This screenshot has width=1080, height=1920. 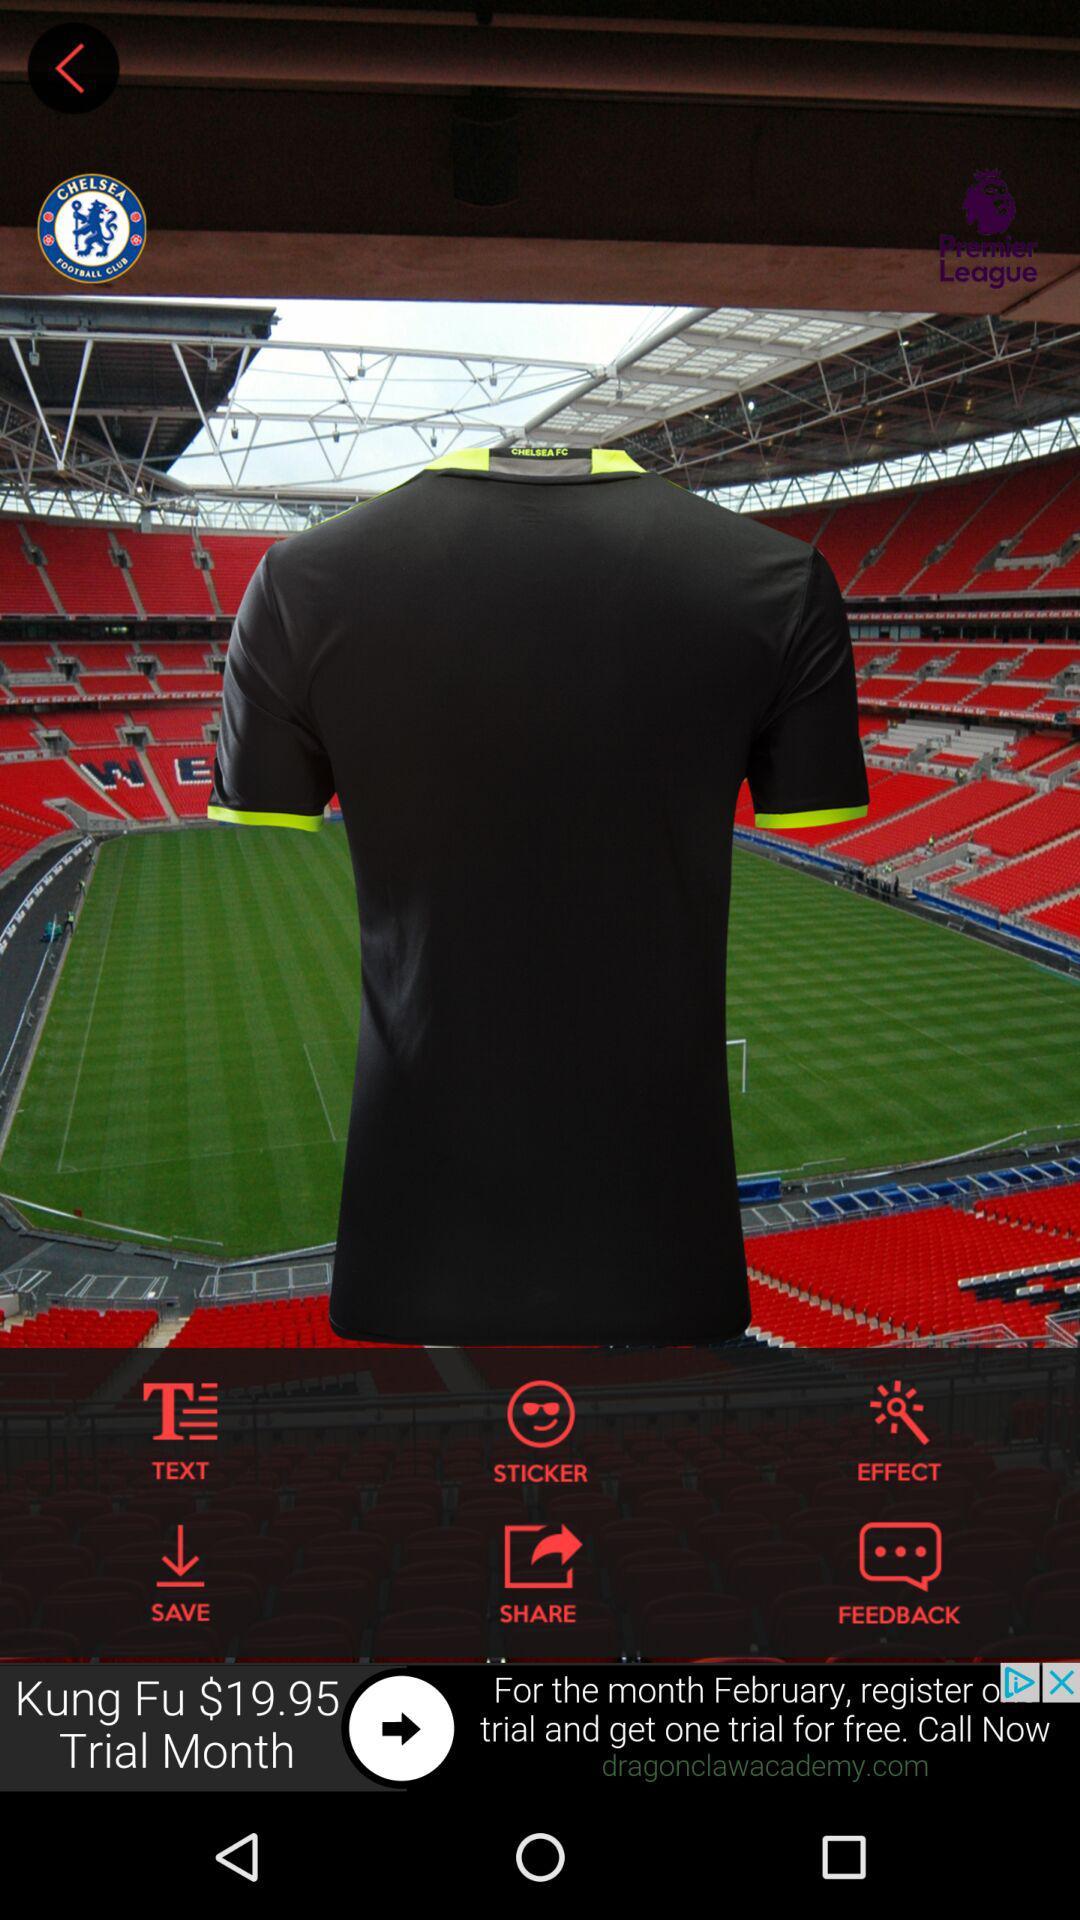 What do you see at coordinates (540, 1430) in the screenshot?
I see `sticker` at bounding box center [540, 1430].